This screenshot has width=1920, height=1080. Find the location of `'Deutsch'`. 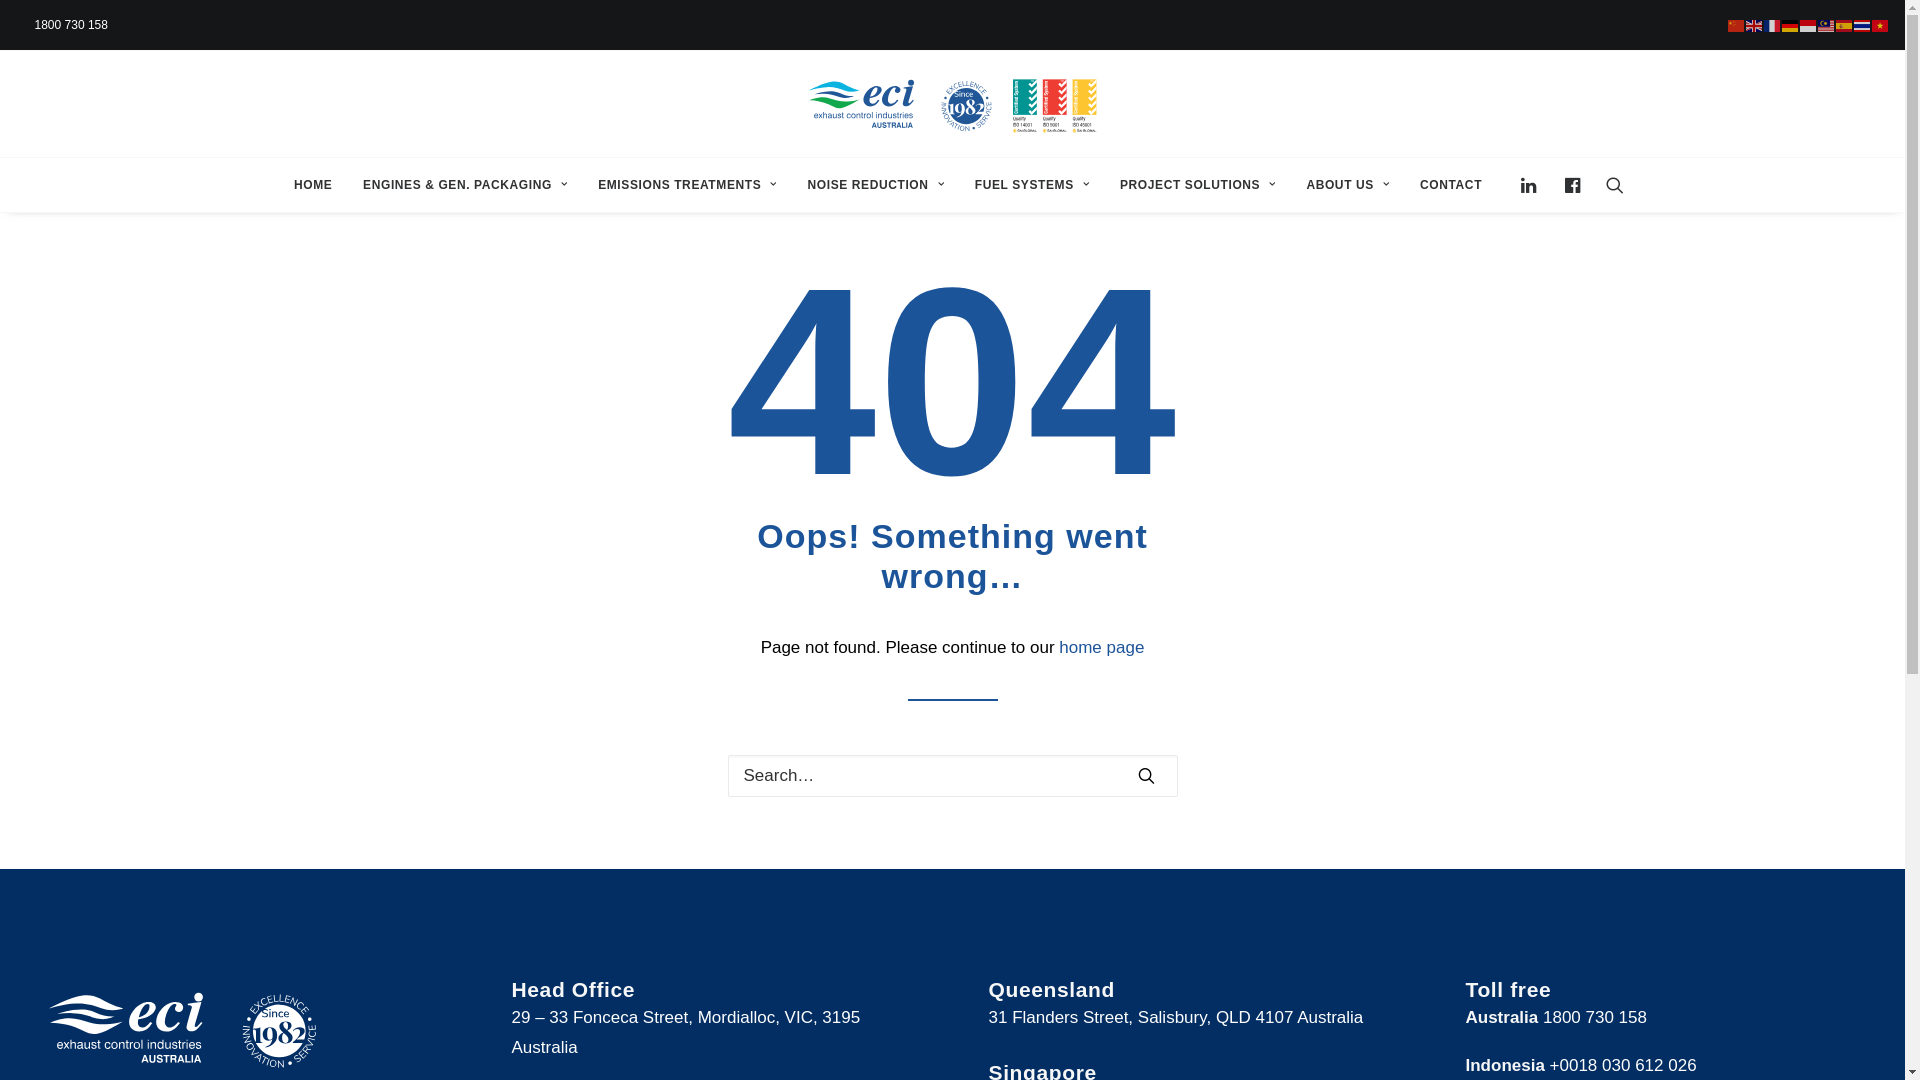

'Deutsch' is located at coordinates (1790, 24).